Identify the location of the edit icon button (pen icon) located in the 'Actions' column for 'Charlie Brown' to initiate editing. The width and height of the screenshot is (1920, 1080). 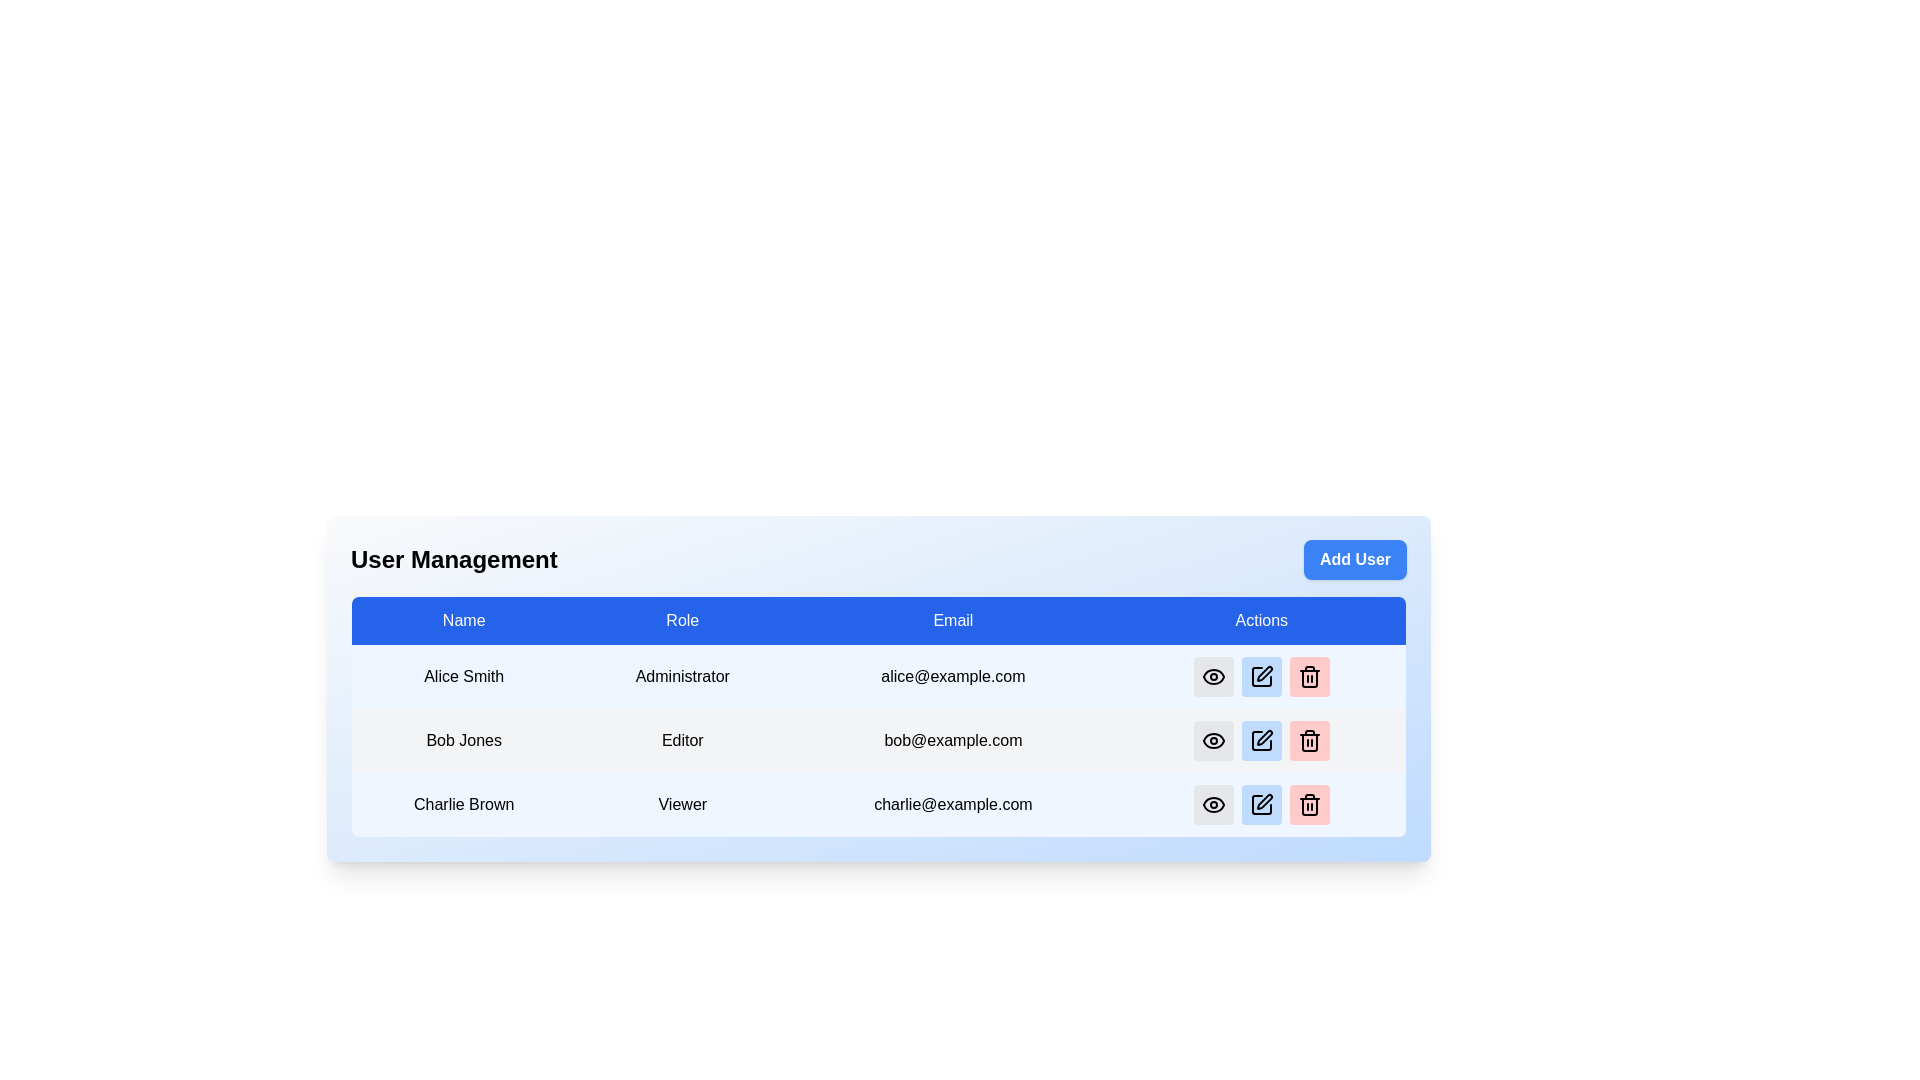
(1260, 804).